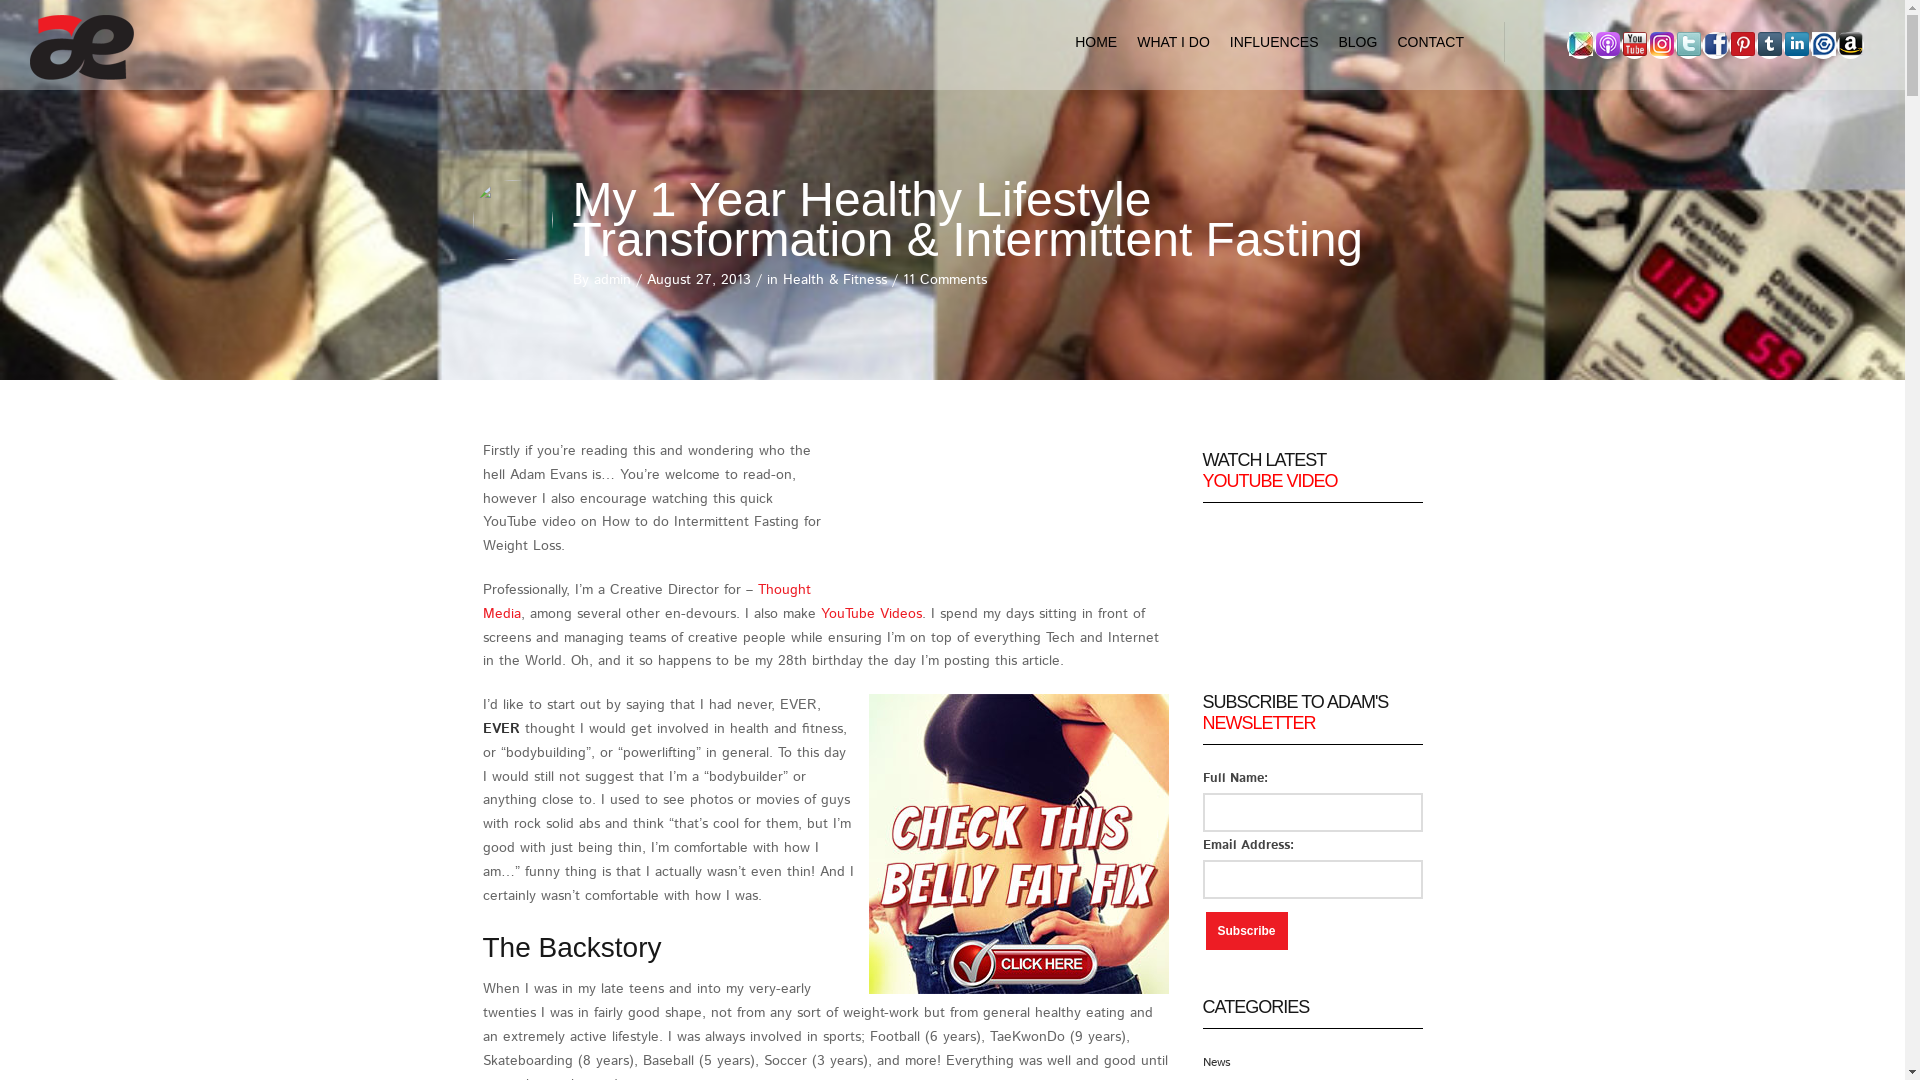  What do you see at coordinates (84, 51) in the screenshot?
I see `'Adam Evans Official Website'` at bounding box center [84, 51].